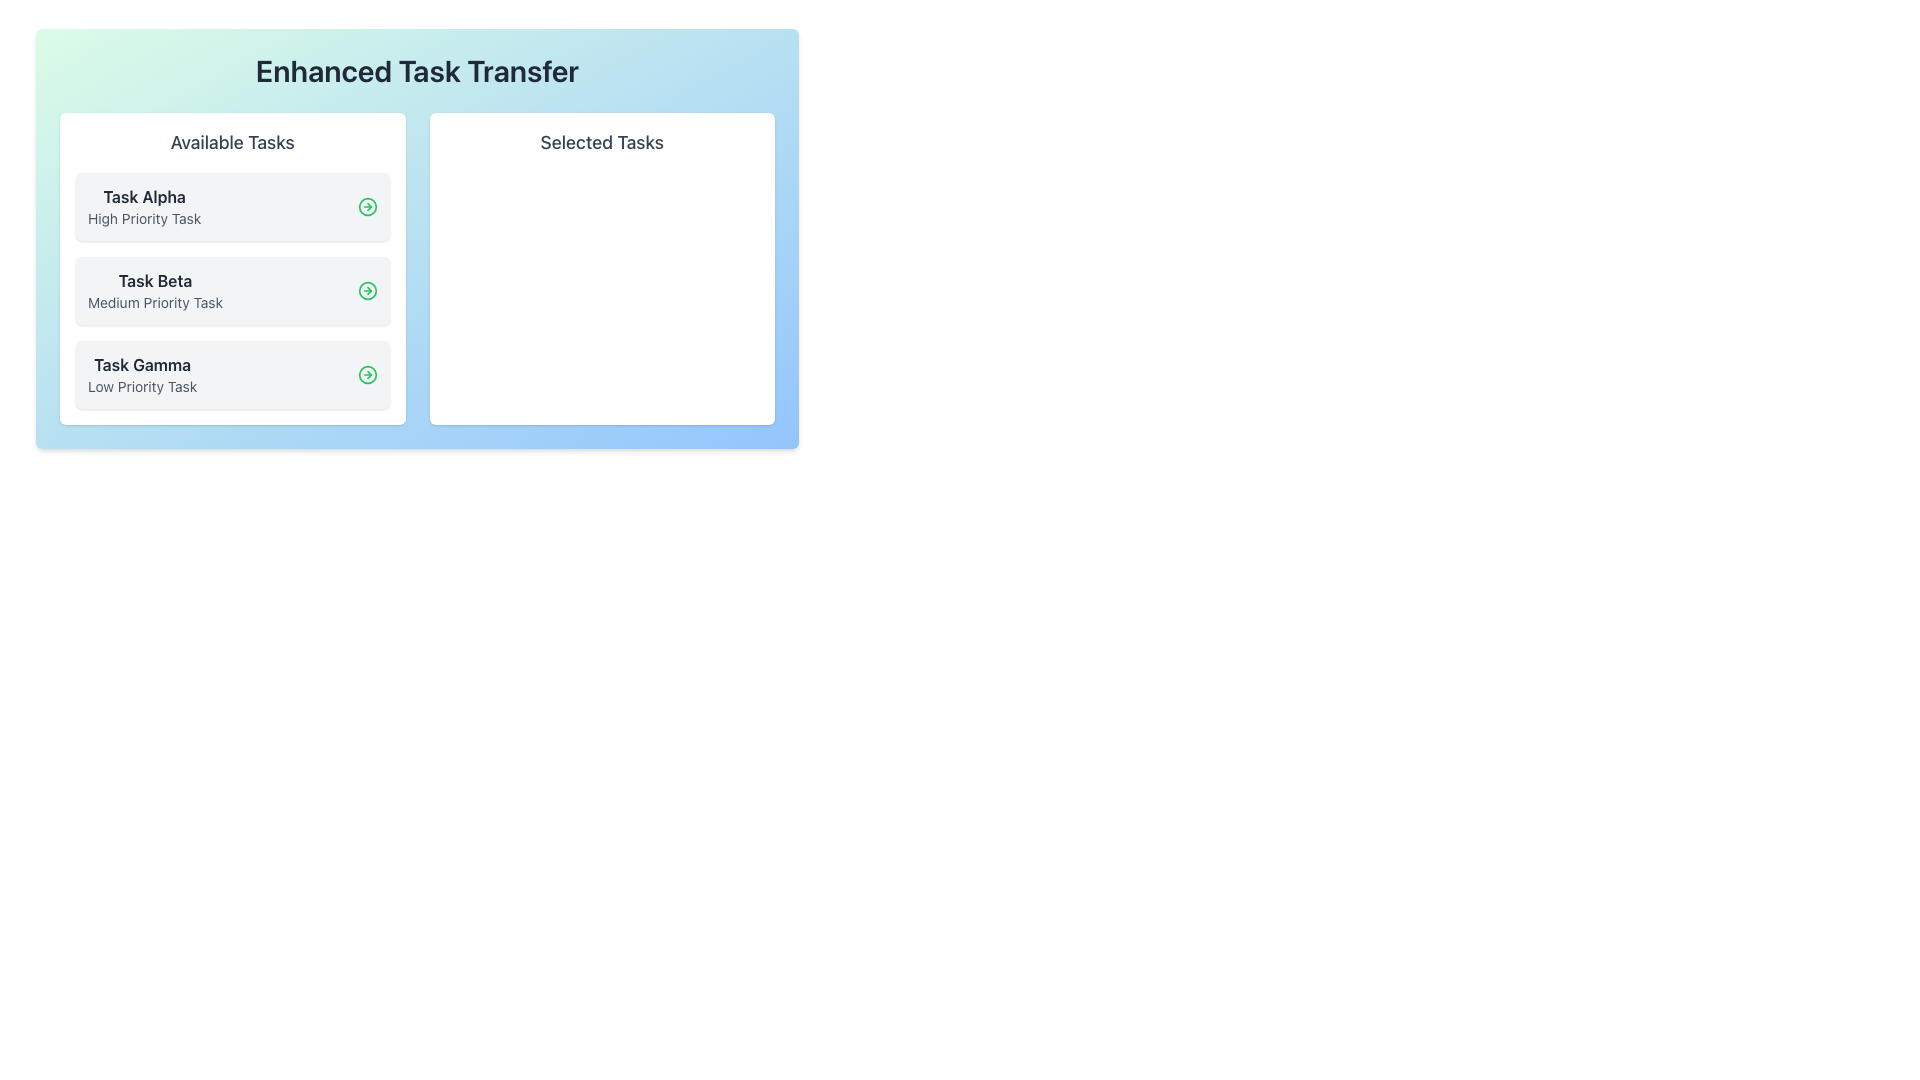 This screenshot has width=1920, height=1080. Describe the element at coordinates (141, 374) in the screenshot. I see `the list item labeled 'Task Gamma' with a lighter second line stating 'Low Priority Task', located in the 'Available Tasks' section as the third item in the vertical task list` at that location.